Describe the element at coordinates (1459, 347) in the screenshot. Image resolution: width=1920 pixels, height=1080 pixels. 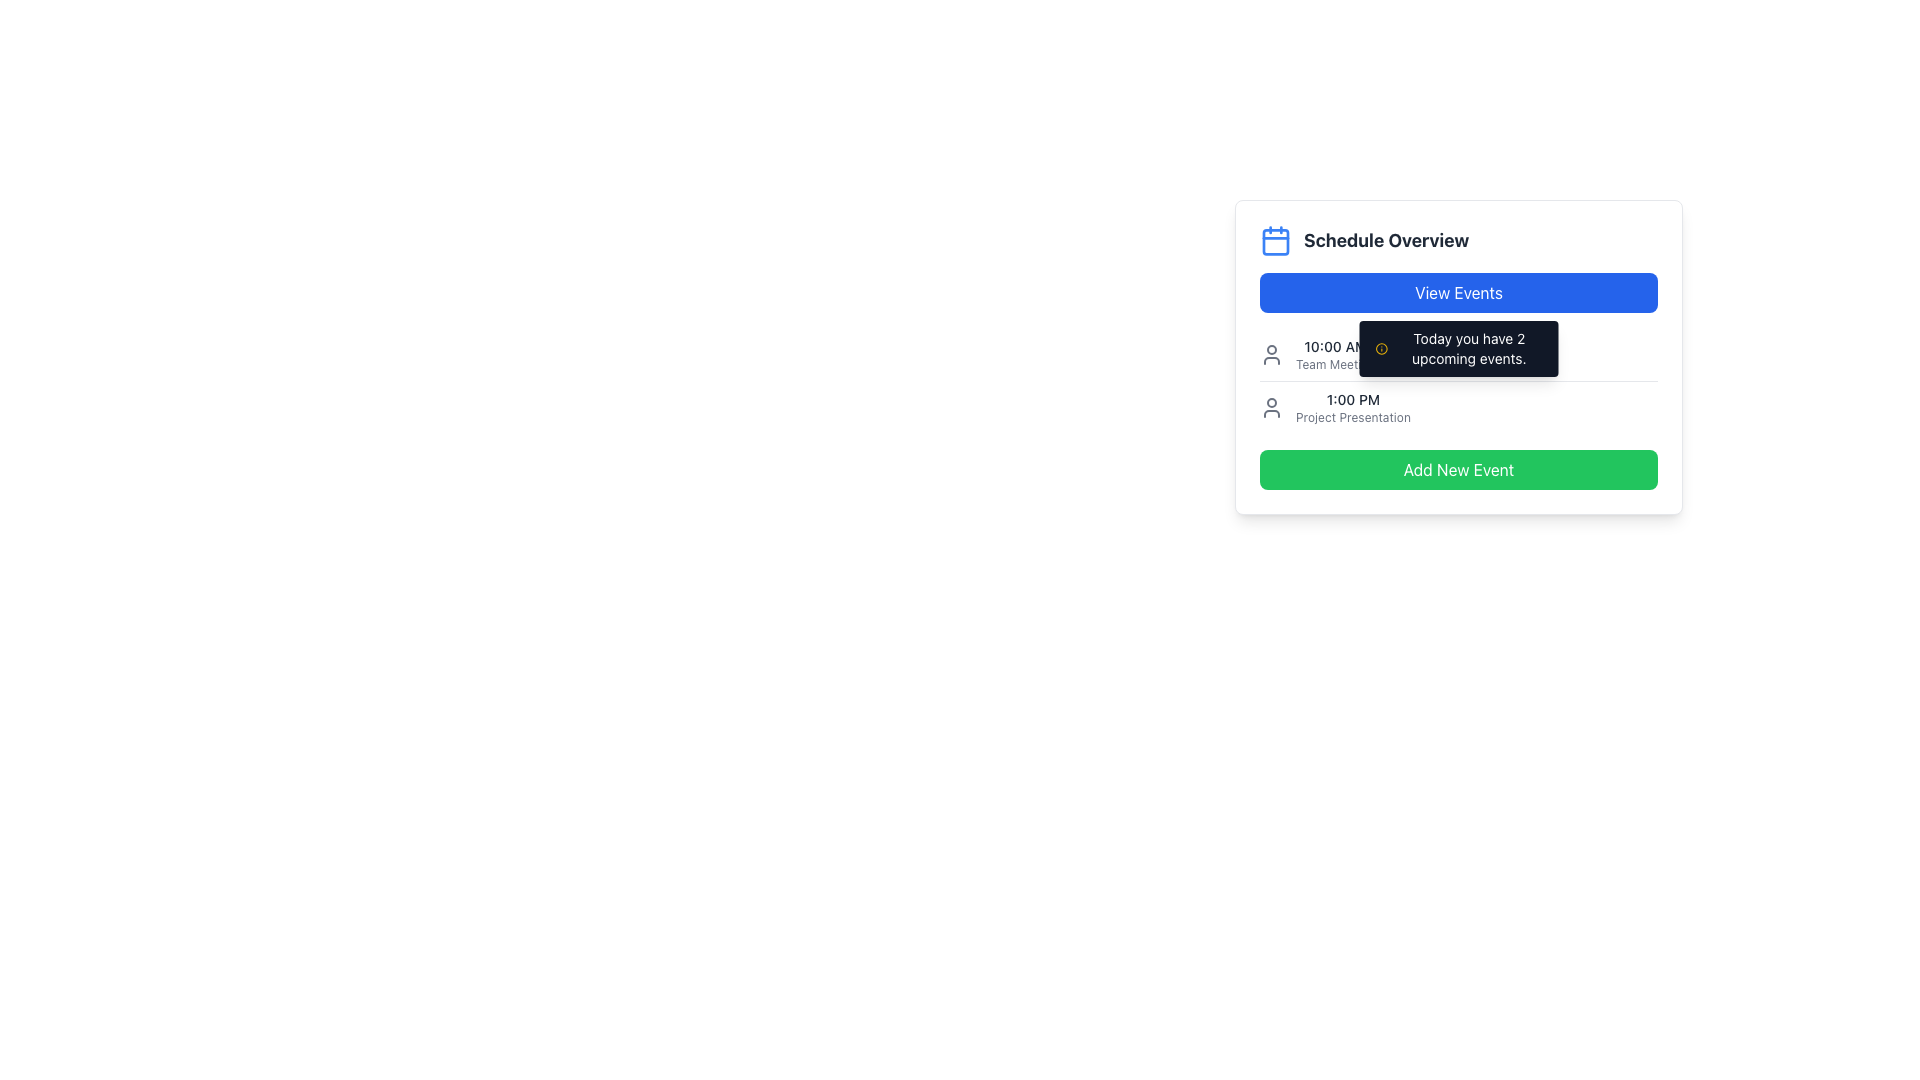
I see `the Informational Text with Icon that displays the number of upcoming events, located centrally beneath the 'View Events' button and above the list of scheduled events` at that location.